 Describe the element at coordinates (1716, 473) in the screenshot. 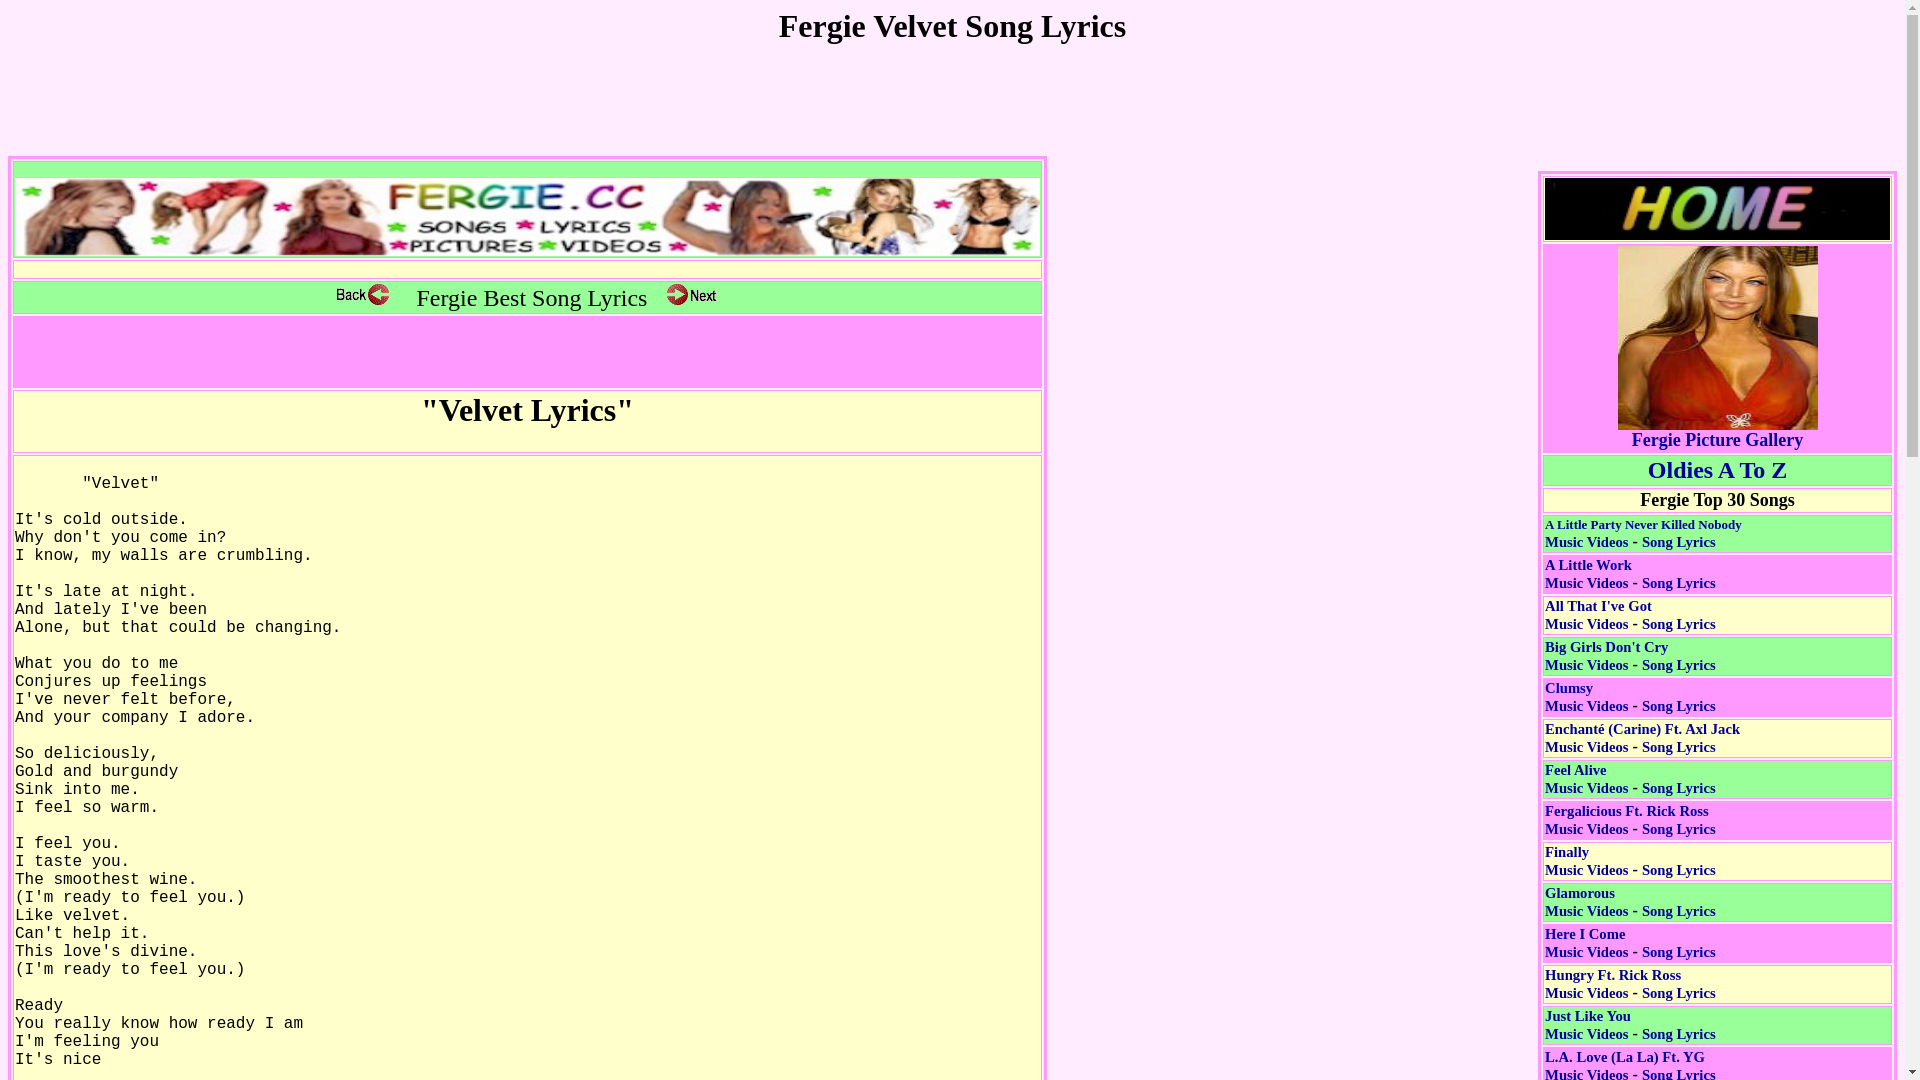

I see `'Oldies A To Z'` at that location.